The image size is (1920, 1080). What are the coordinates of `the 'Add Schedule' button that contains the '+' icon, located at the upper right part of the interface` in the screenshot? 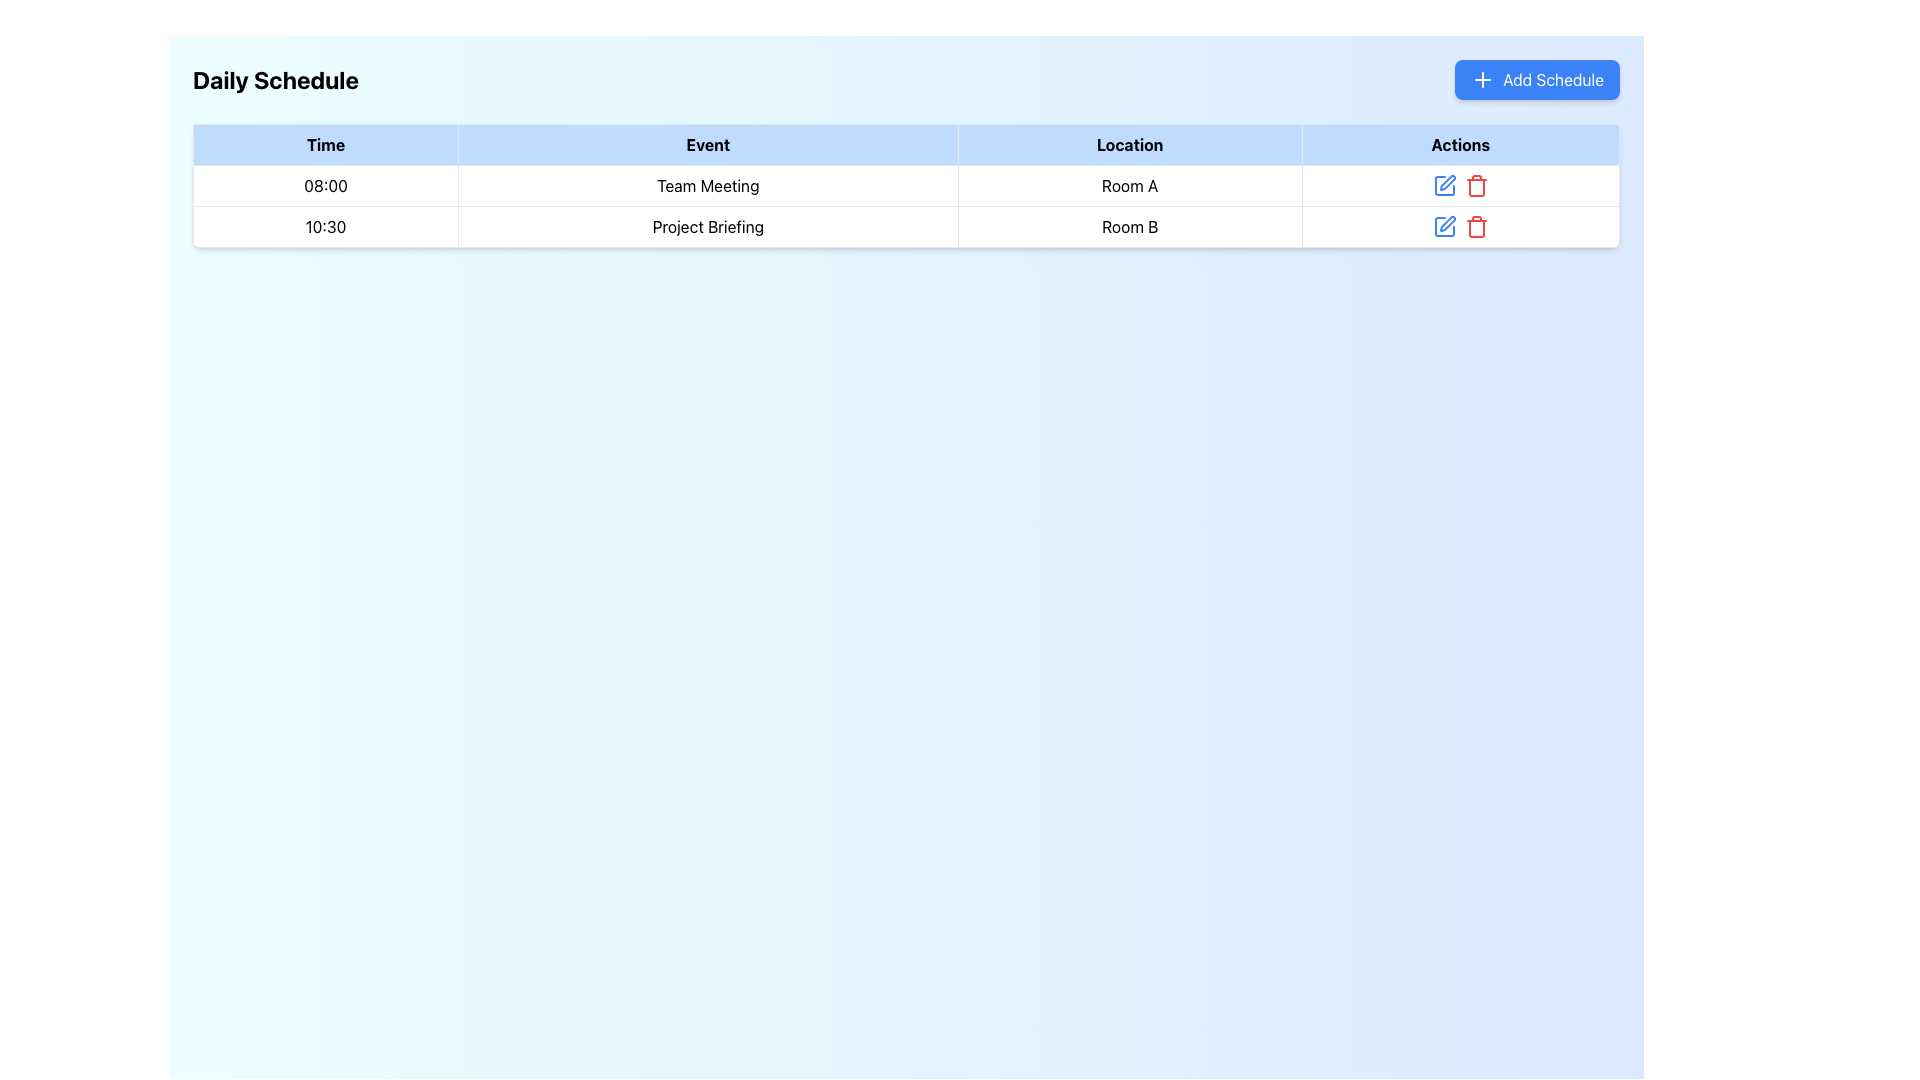 It's located at (1483, 79).